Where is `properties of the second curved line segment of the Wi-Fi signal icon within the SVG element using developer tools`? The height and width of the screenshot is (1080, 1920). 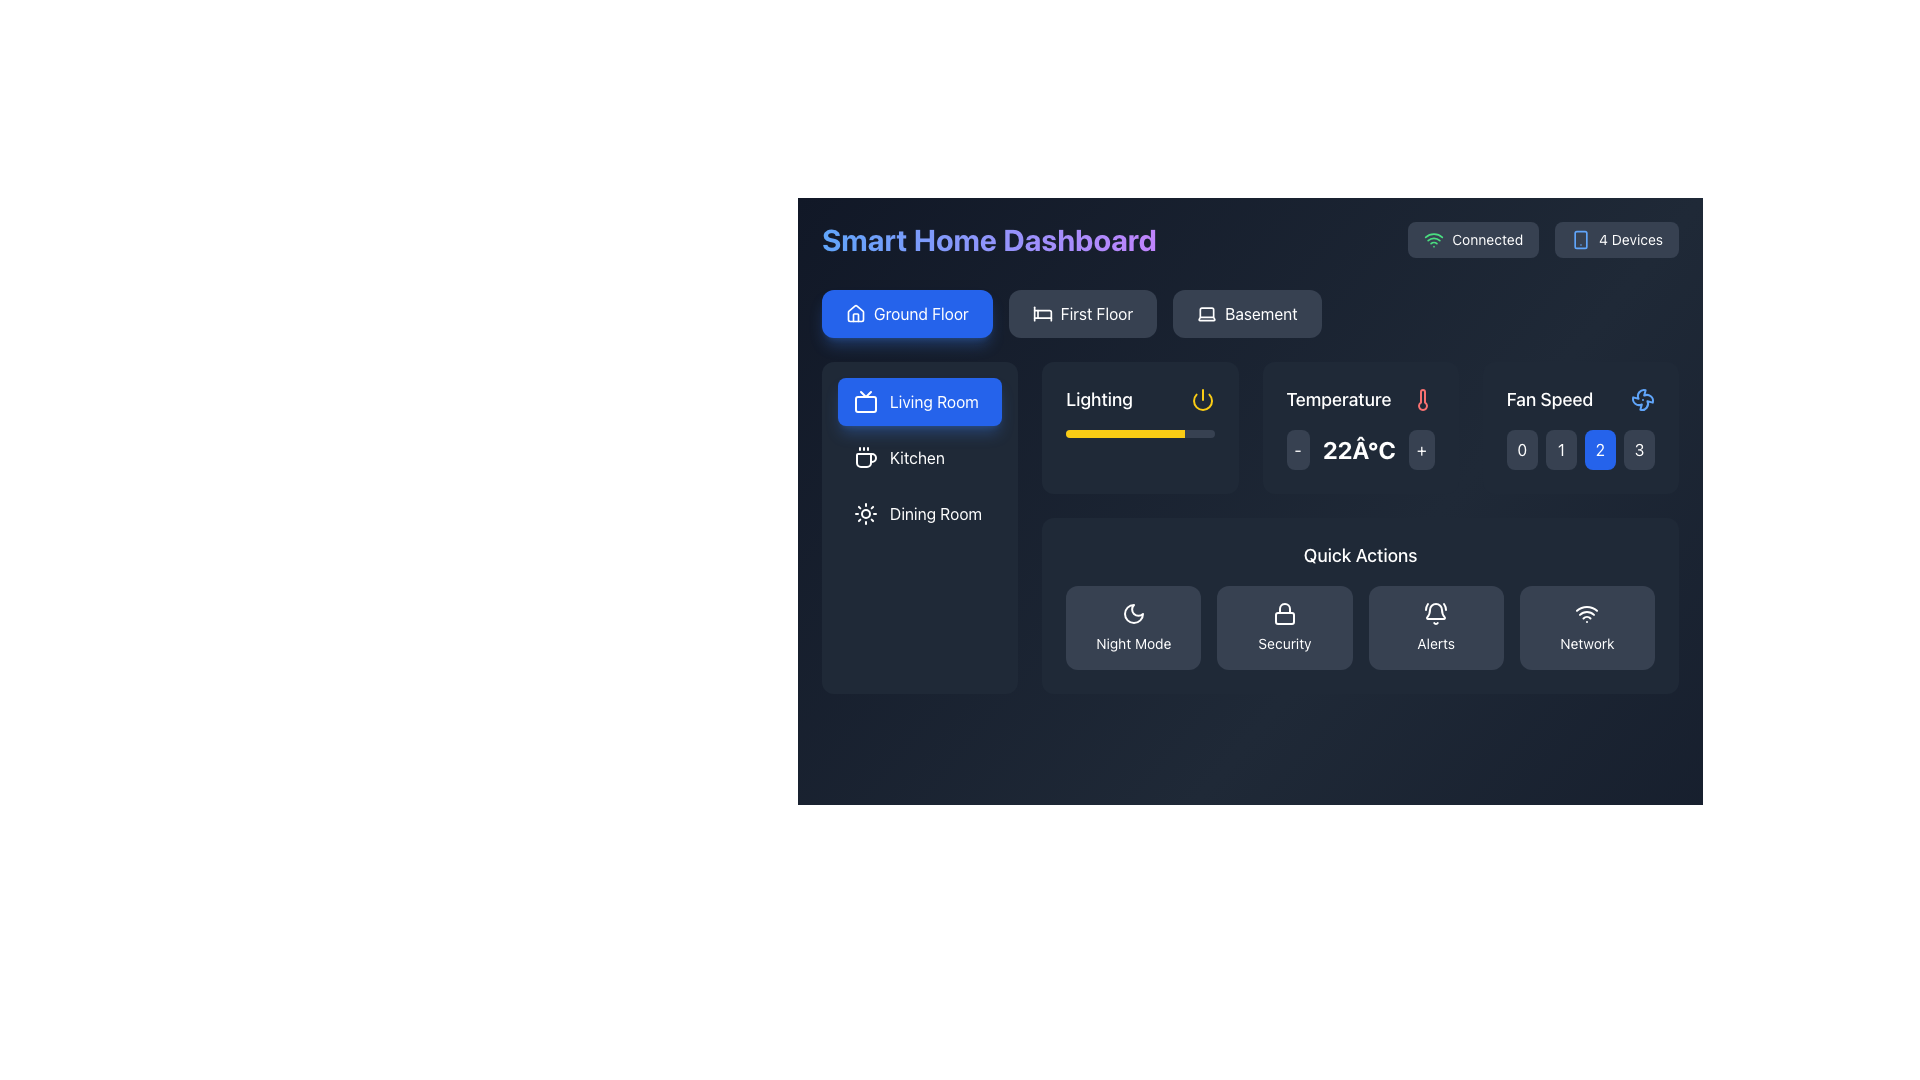 properties of the second curved line segment of the Wi-Fi signal icon within the SVG element using developer tools is located at coordinates (1433, 234).